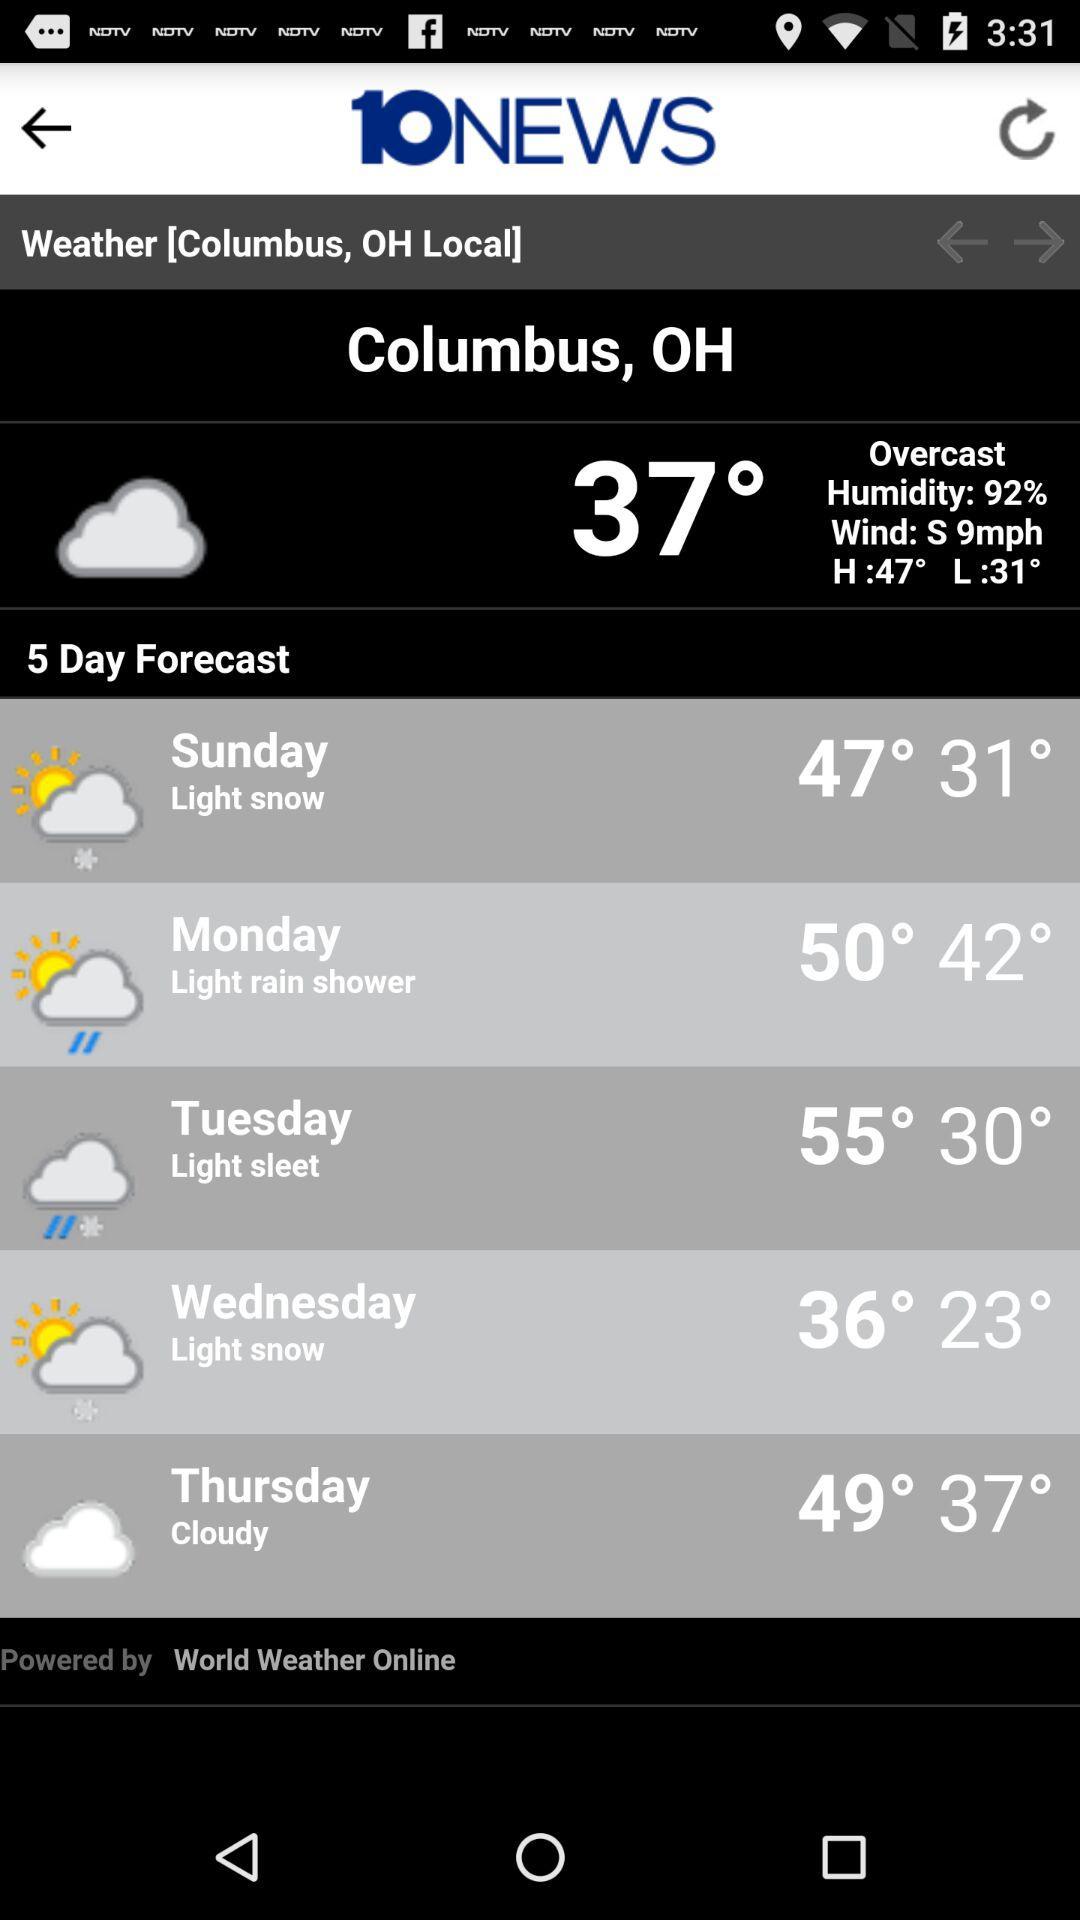  What do you see at coordinates (45, 136) in the screenshot?
I see `the arrow_backward icon` at bounding box center [45, 136].